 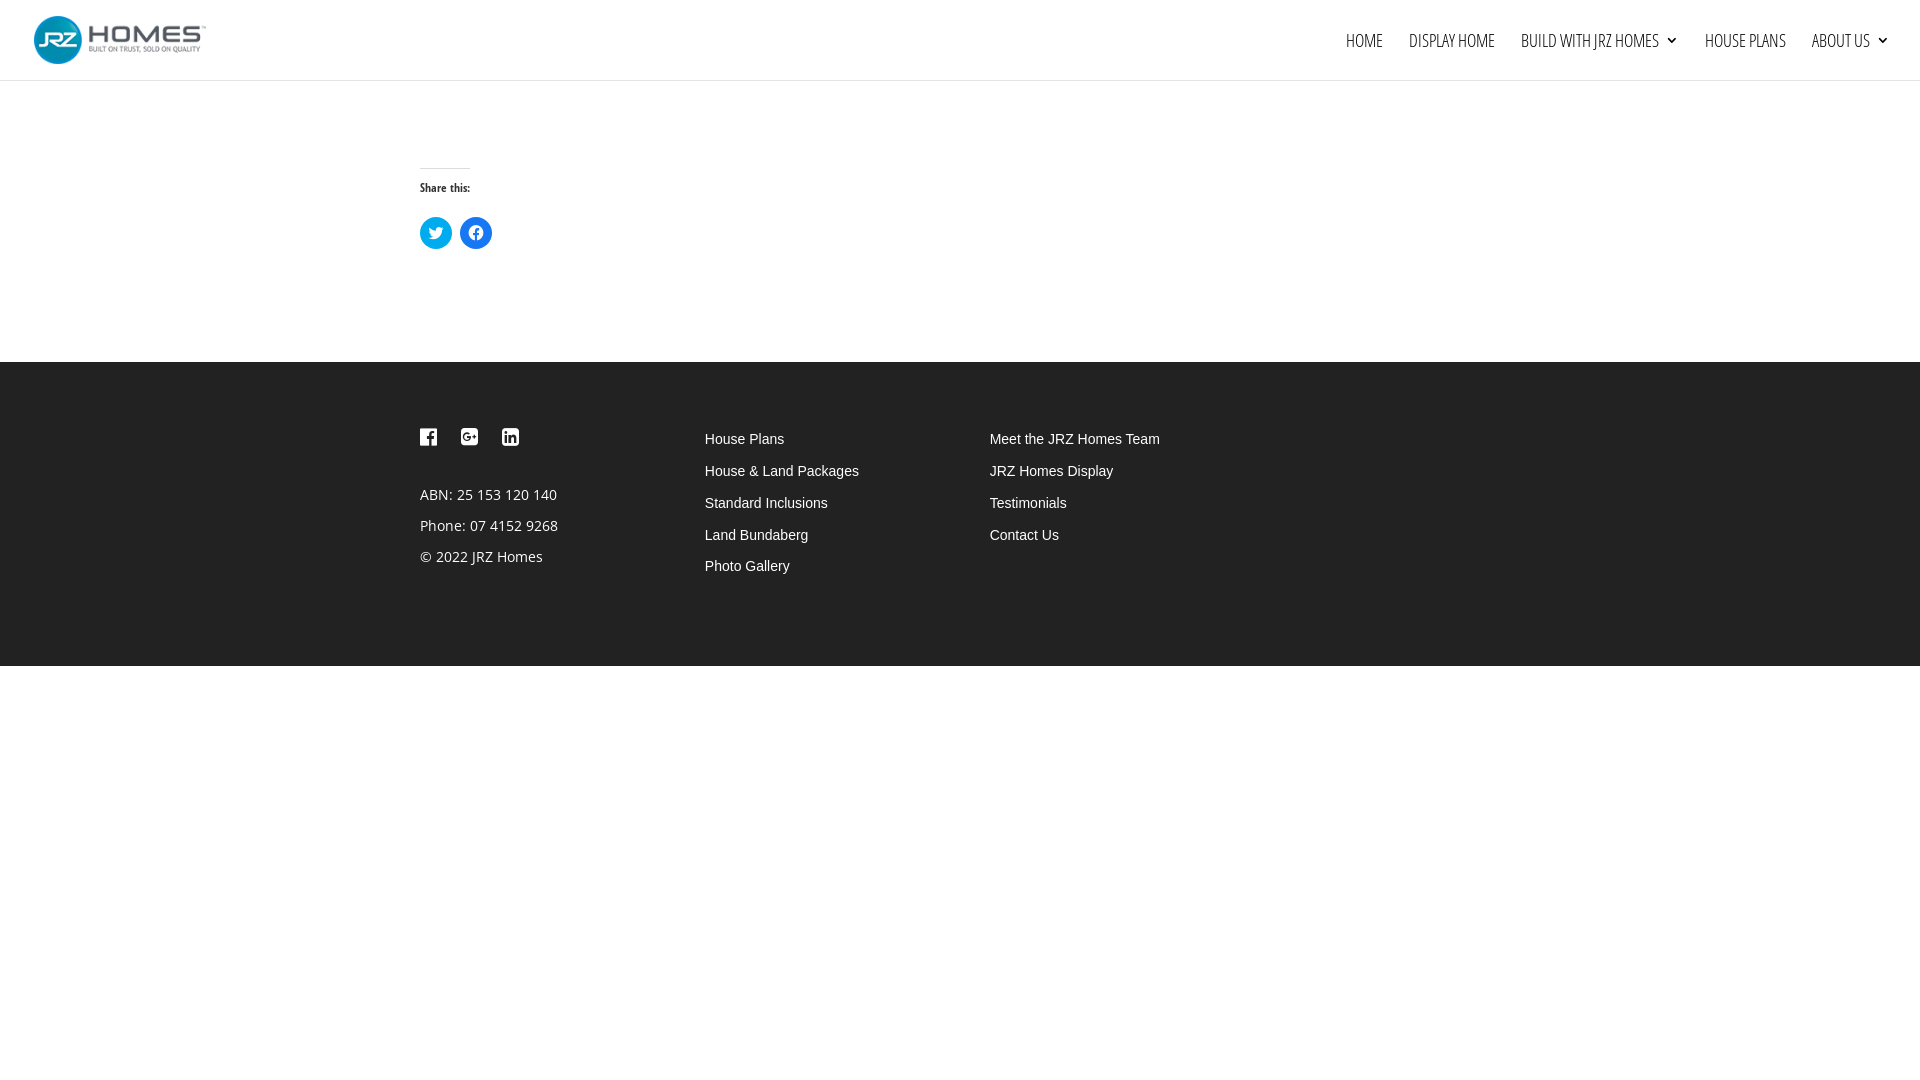 I want to click on 'Click to share on Facebook (Opens in new window)', so click(x=474, y=231).